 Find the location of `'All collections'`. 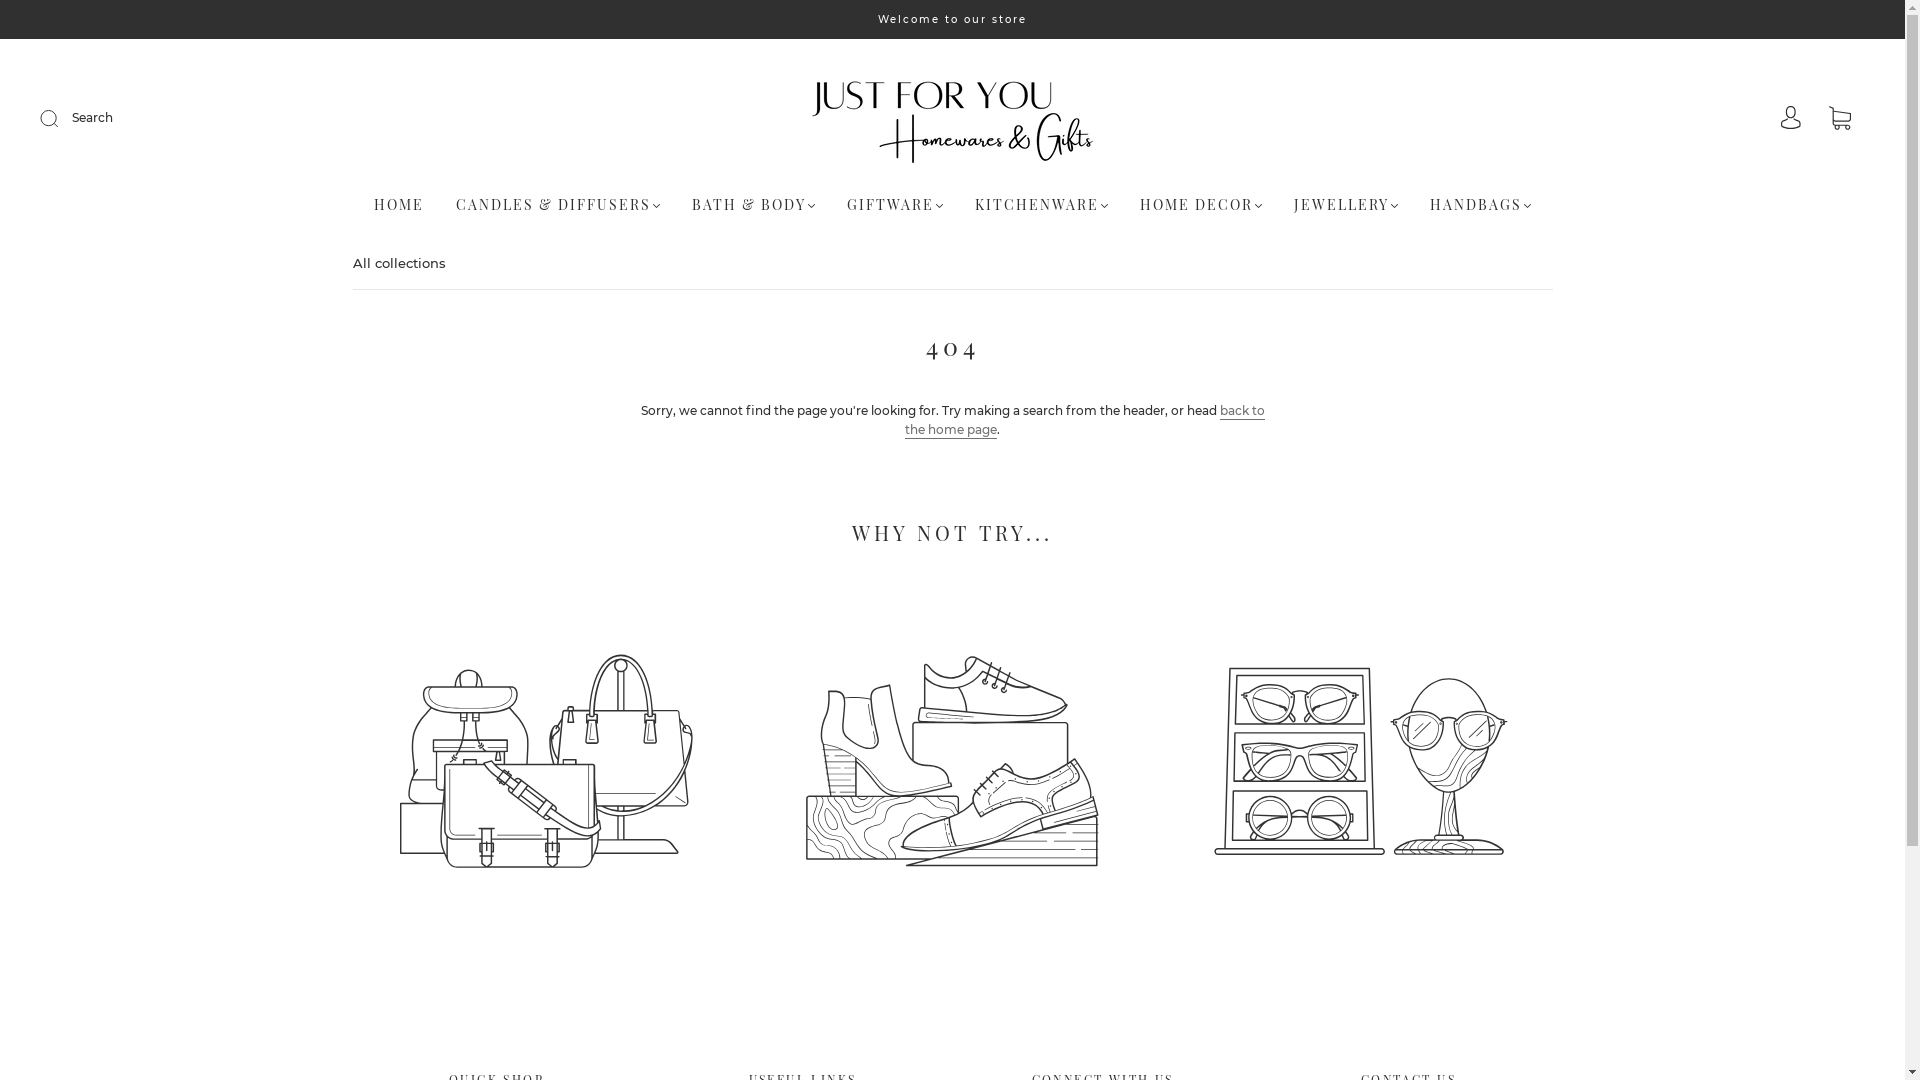

'All collections' is located at coordinates (398, 261).